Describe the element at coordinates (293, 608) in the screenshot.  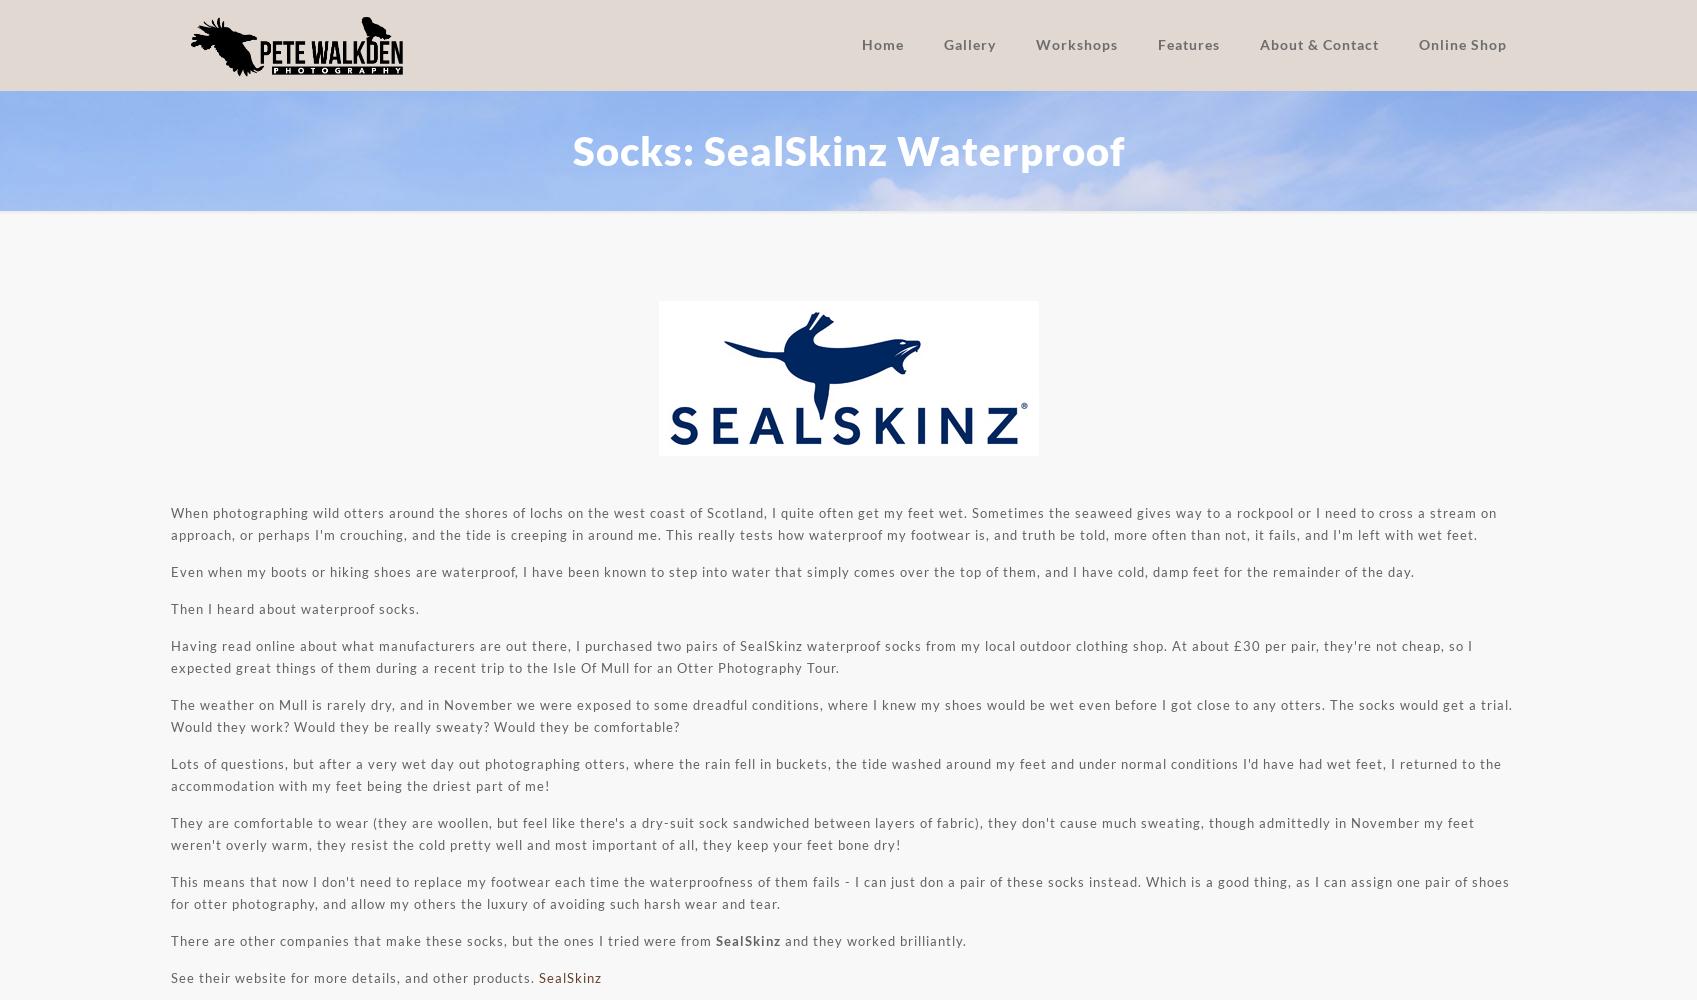
I see `'Then I heard about waterproof socks.'` at that location.